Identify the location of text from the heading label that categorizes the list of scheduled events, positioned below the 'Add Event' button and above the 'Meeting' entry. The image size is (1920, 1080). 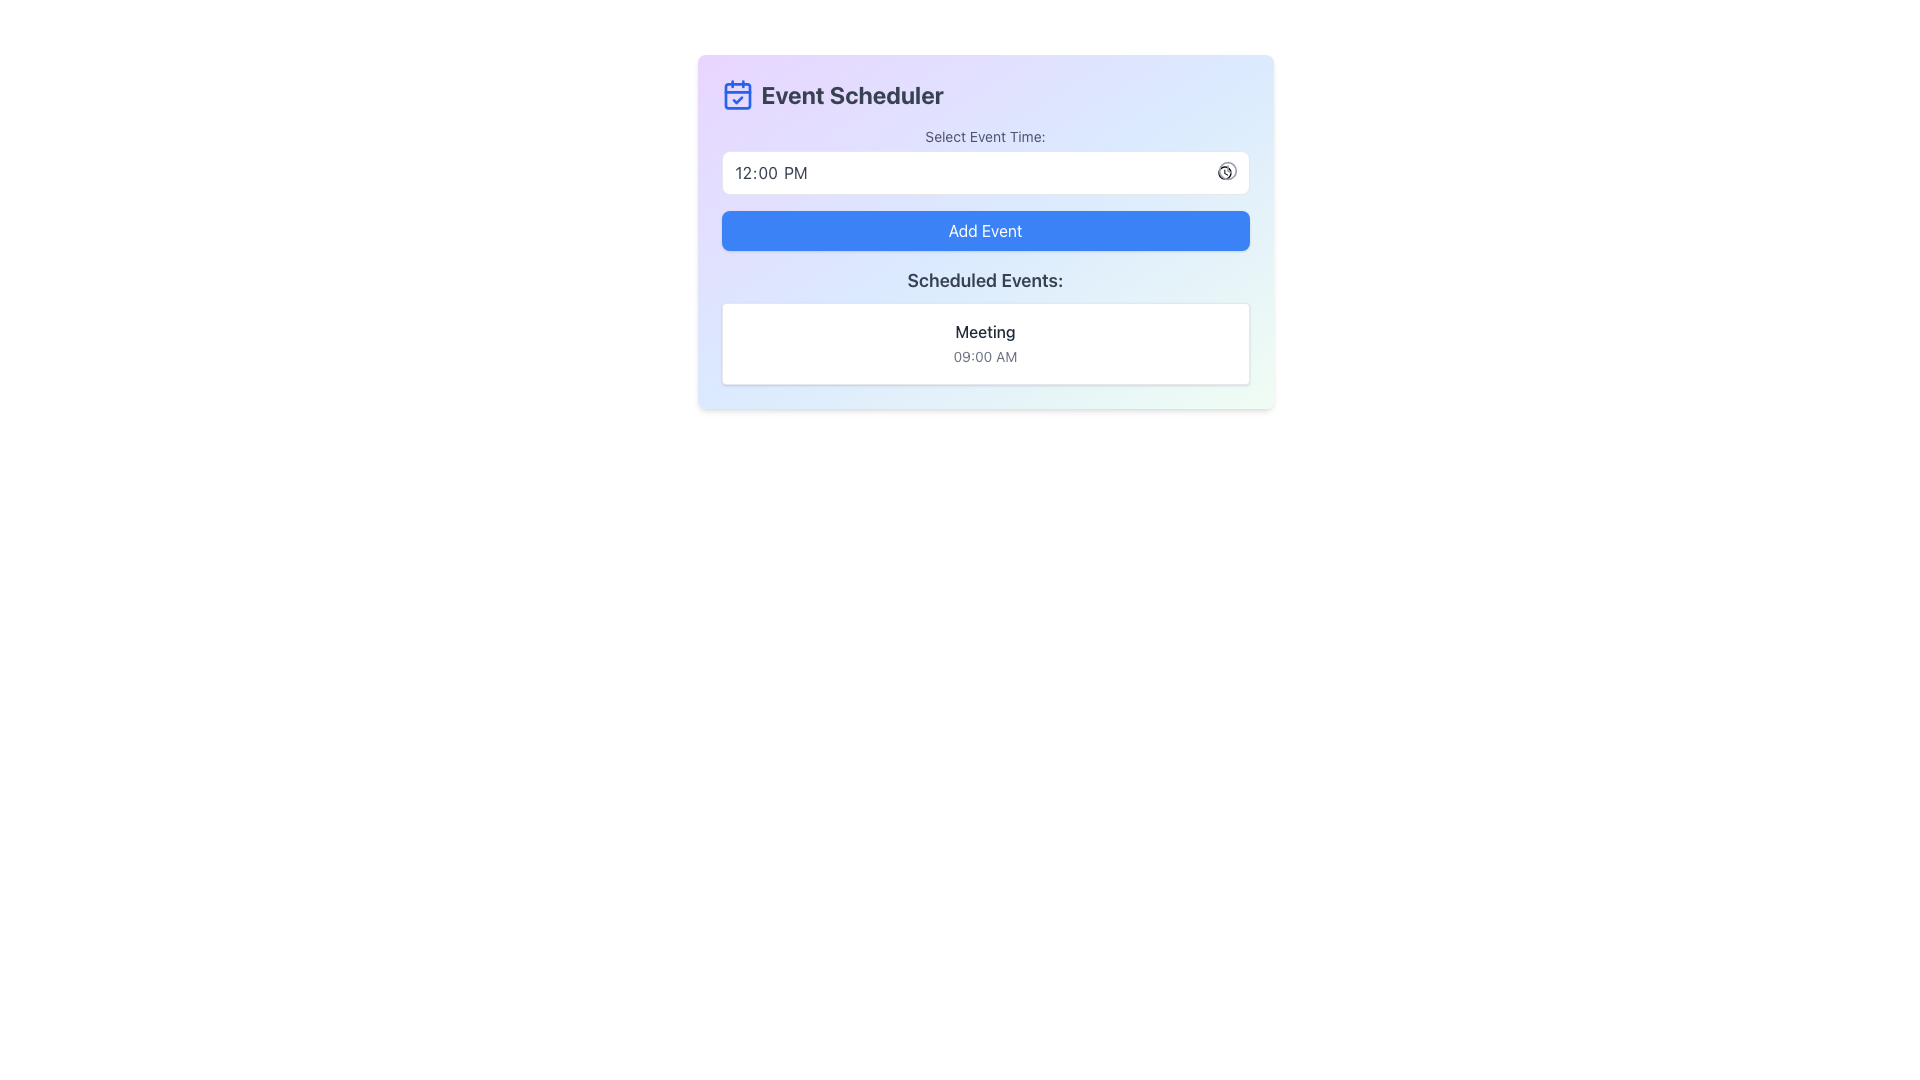
(985, 281).